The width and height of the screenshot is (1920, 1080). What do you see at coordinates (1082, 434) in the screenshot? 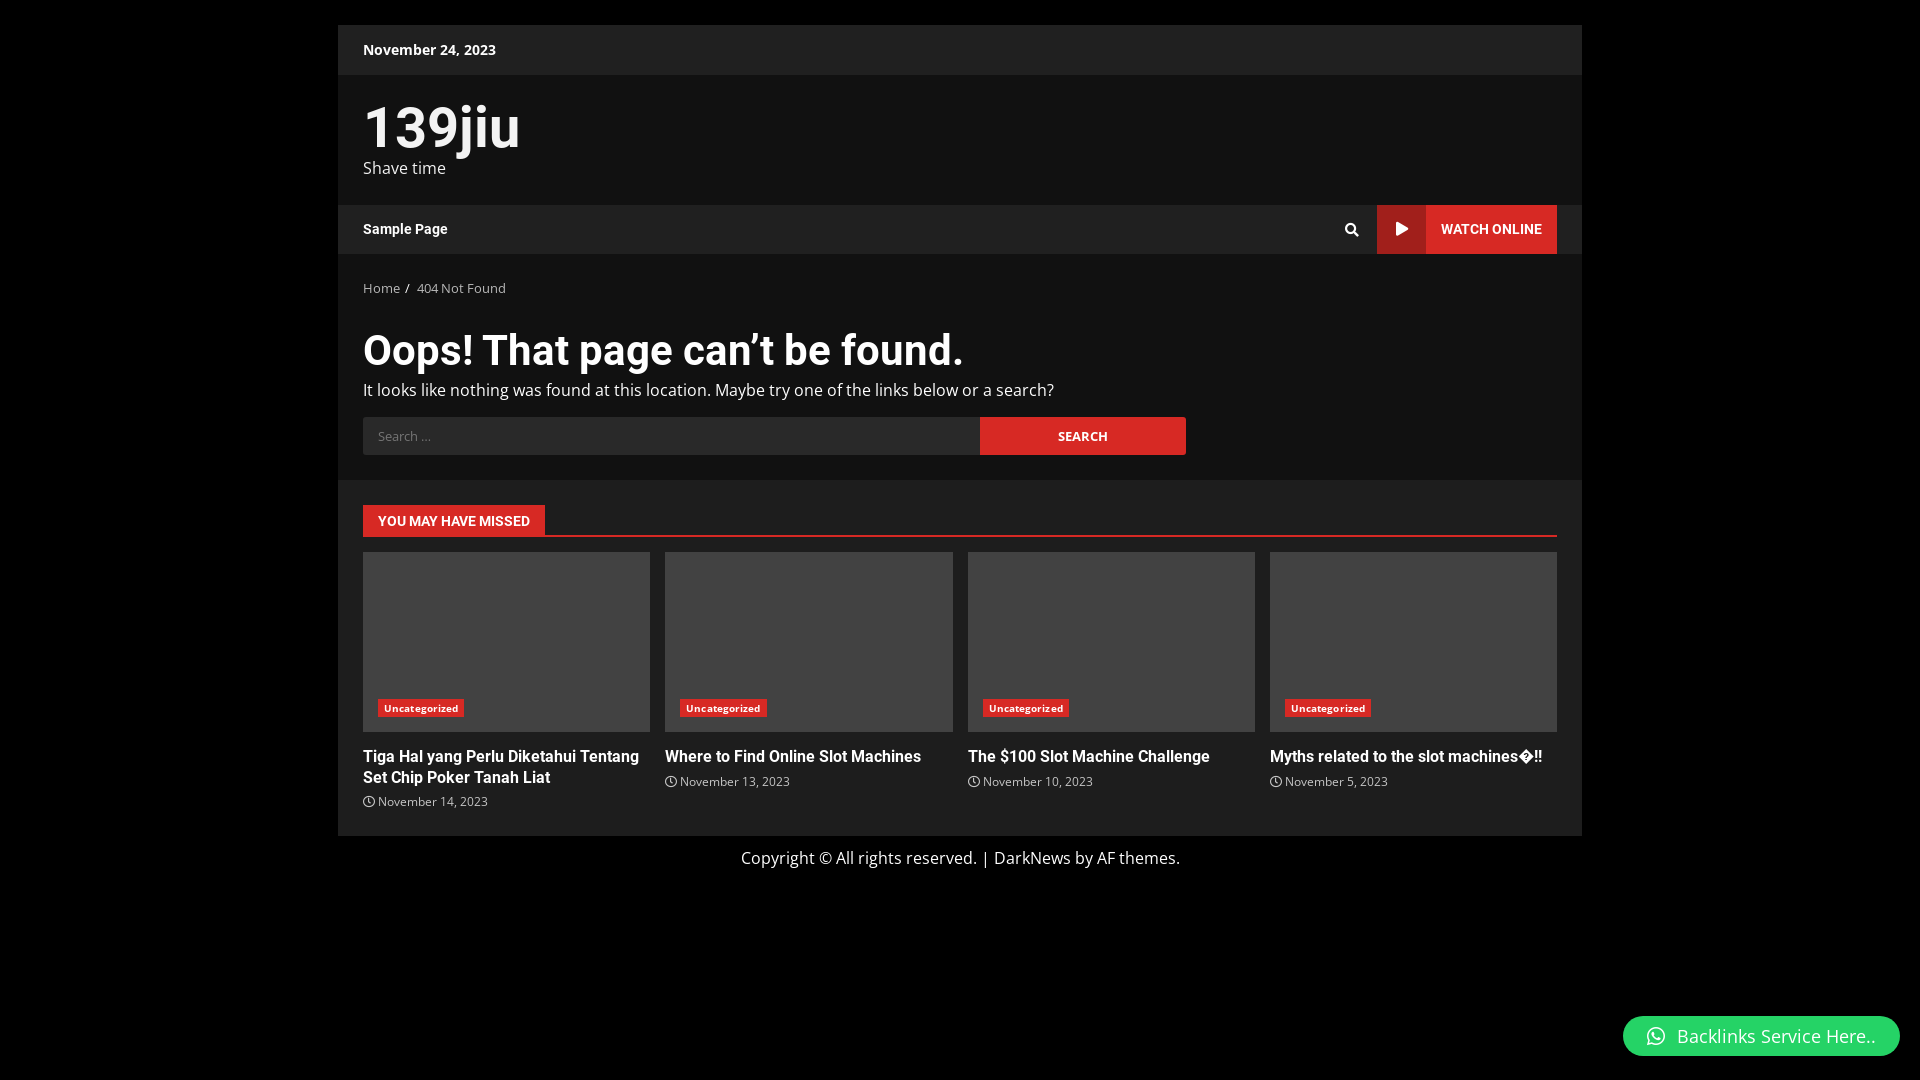
I see `'Search'` at bounding box center [1082, 434].